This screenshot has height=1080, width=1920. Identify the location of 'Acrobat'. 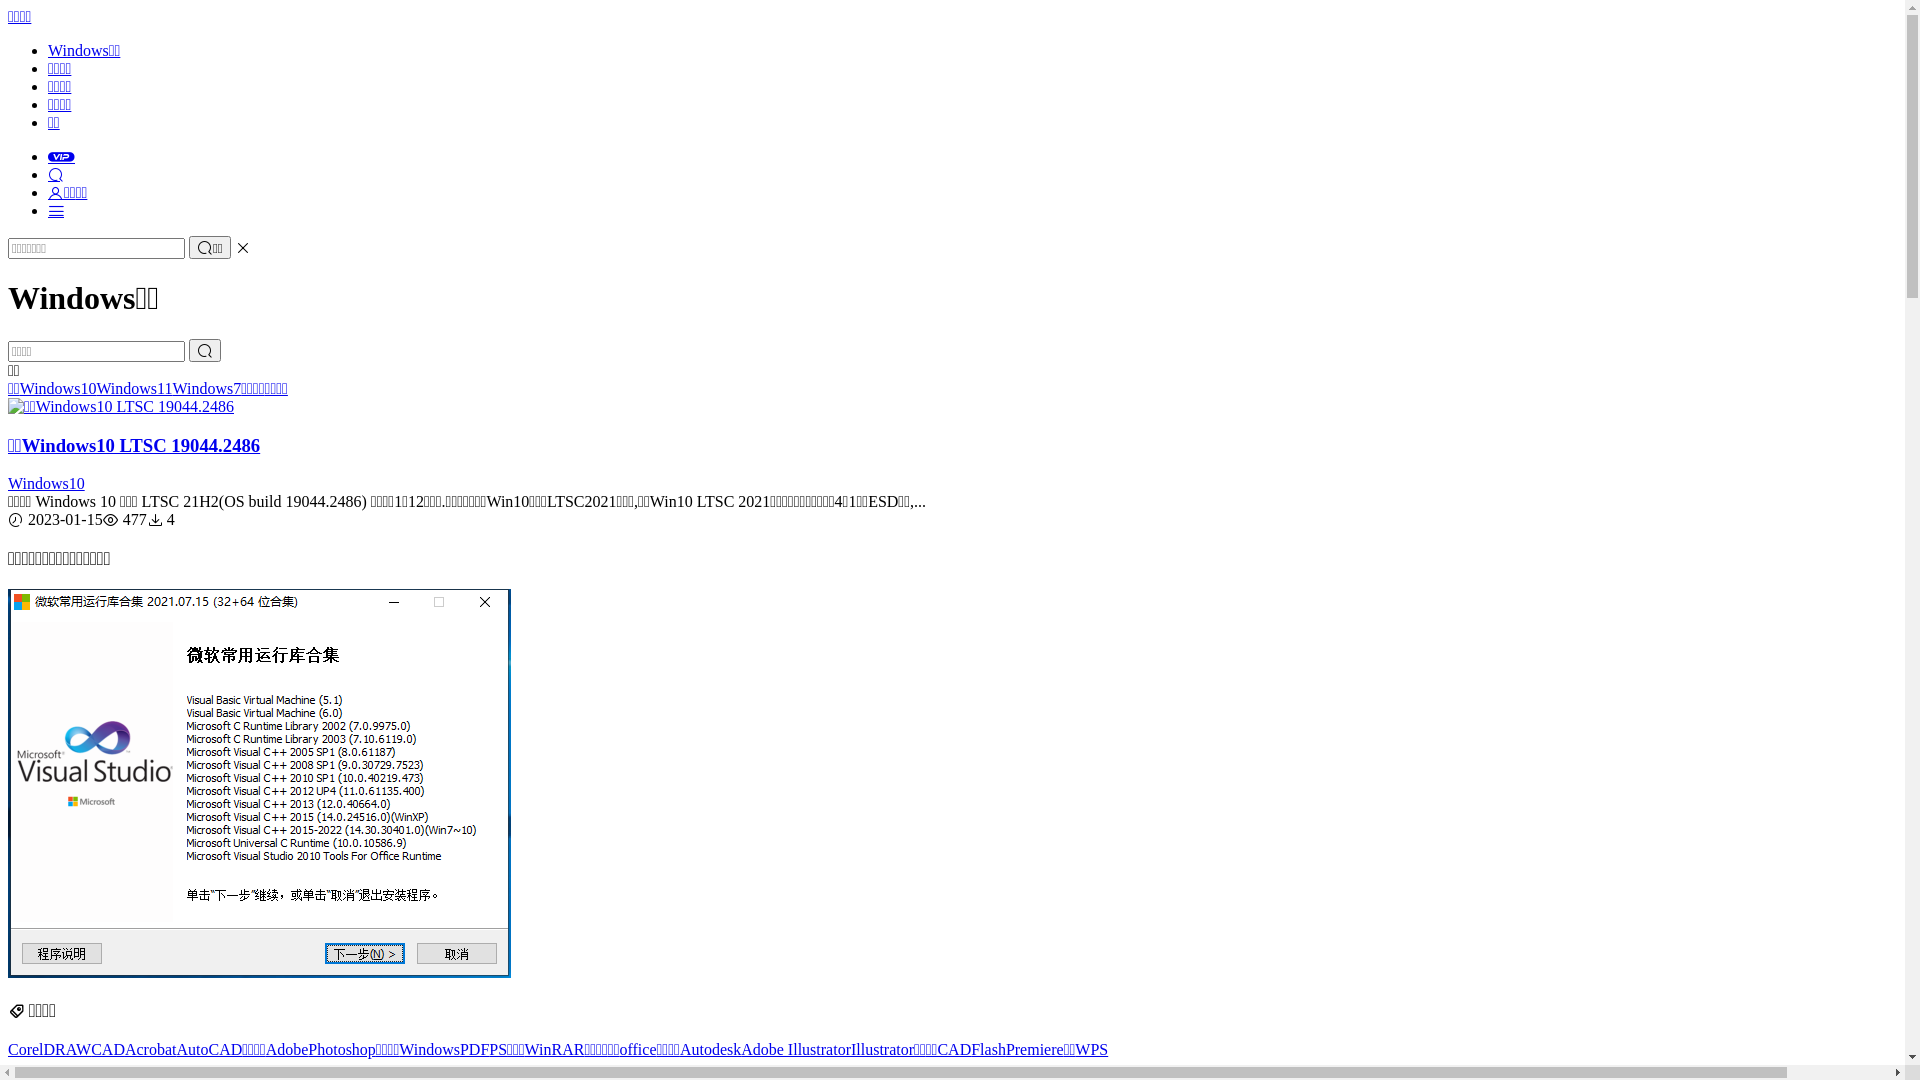
(149, 1048).